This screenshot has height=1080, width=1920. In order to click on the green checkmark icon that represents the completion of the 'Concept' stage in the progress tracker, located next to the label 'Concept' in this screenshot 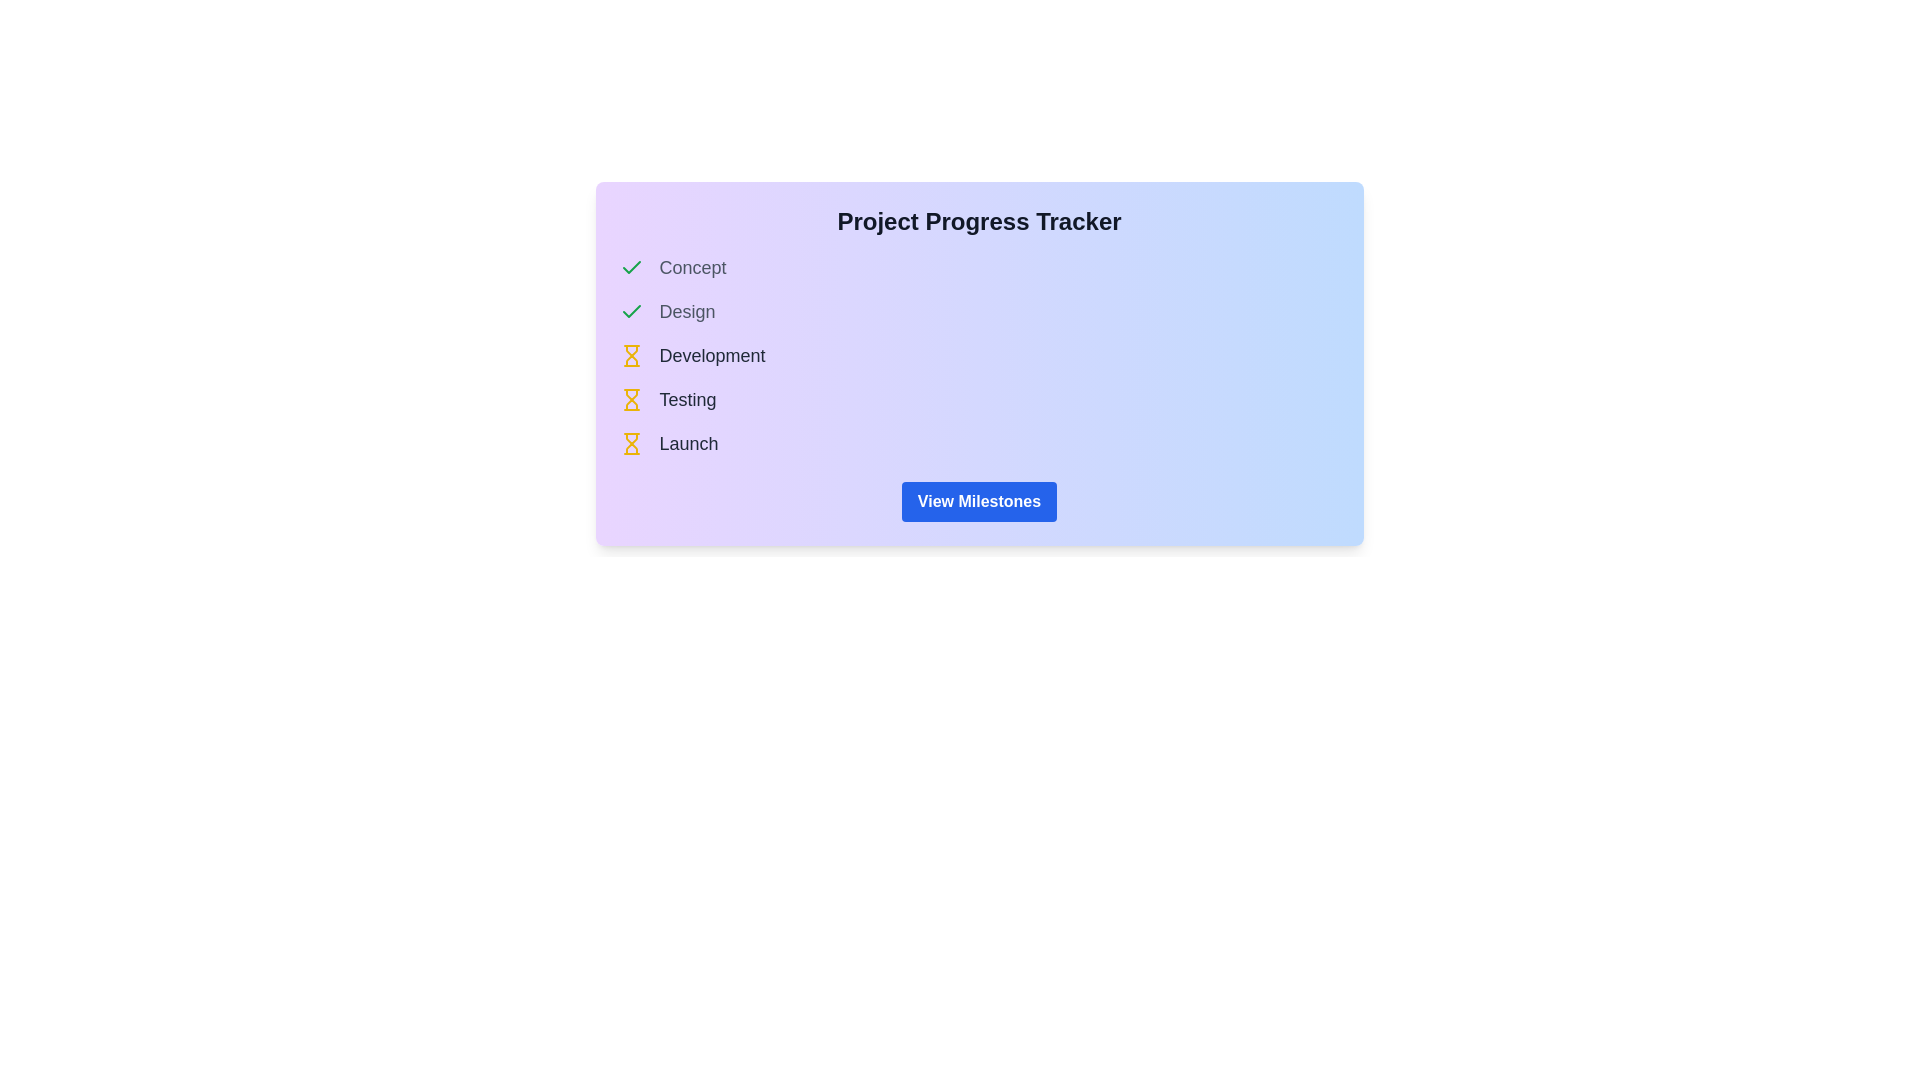, I will do `click(630, 266)`.